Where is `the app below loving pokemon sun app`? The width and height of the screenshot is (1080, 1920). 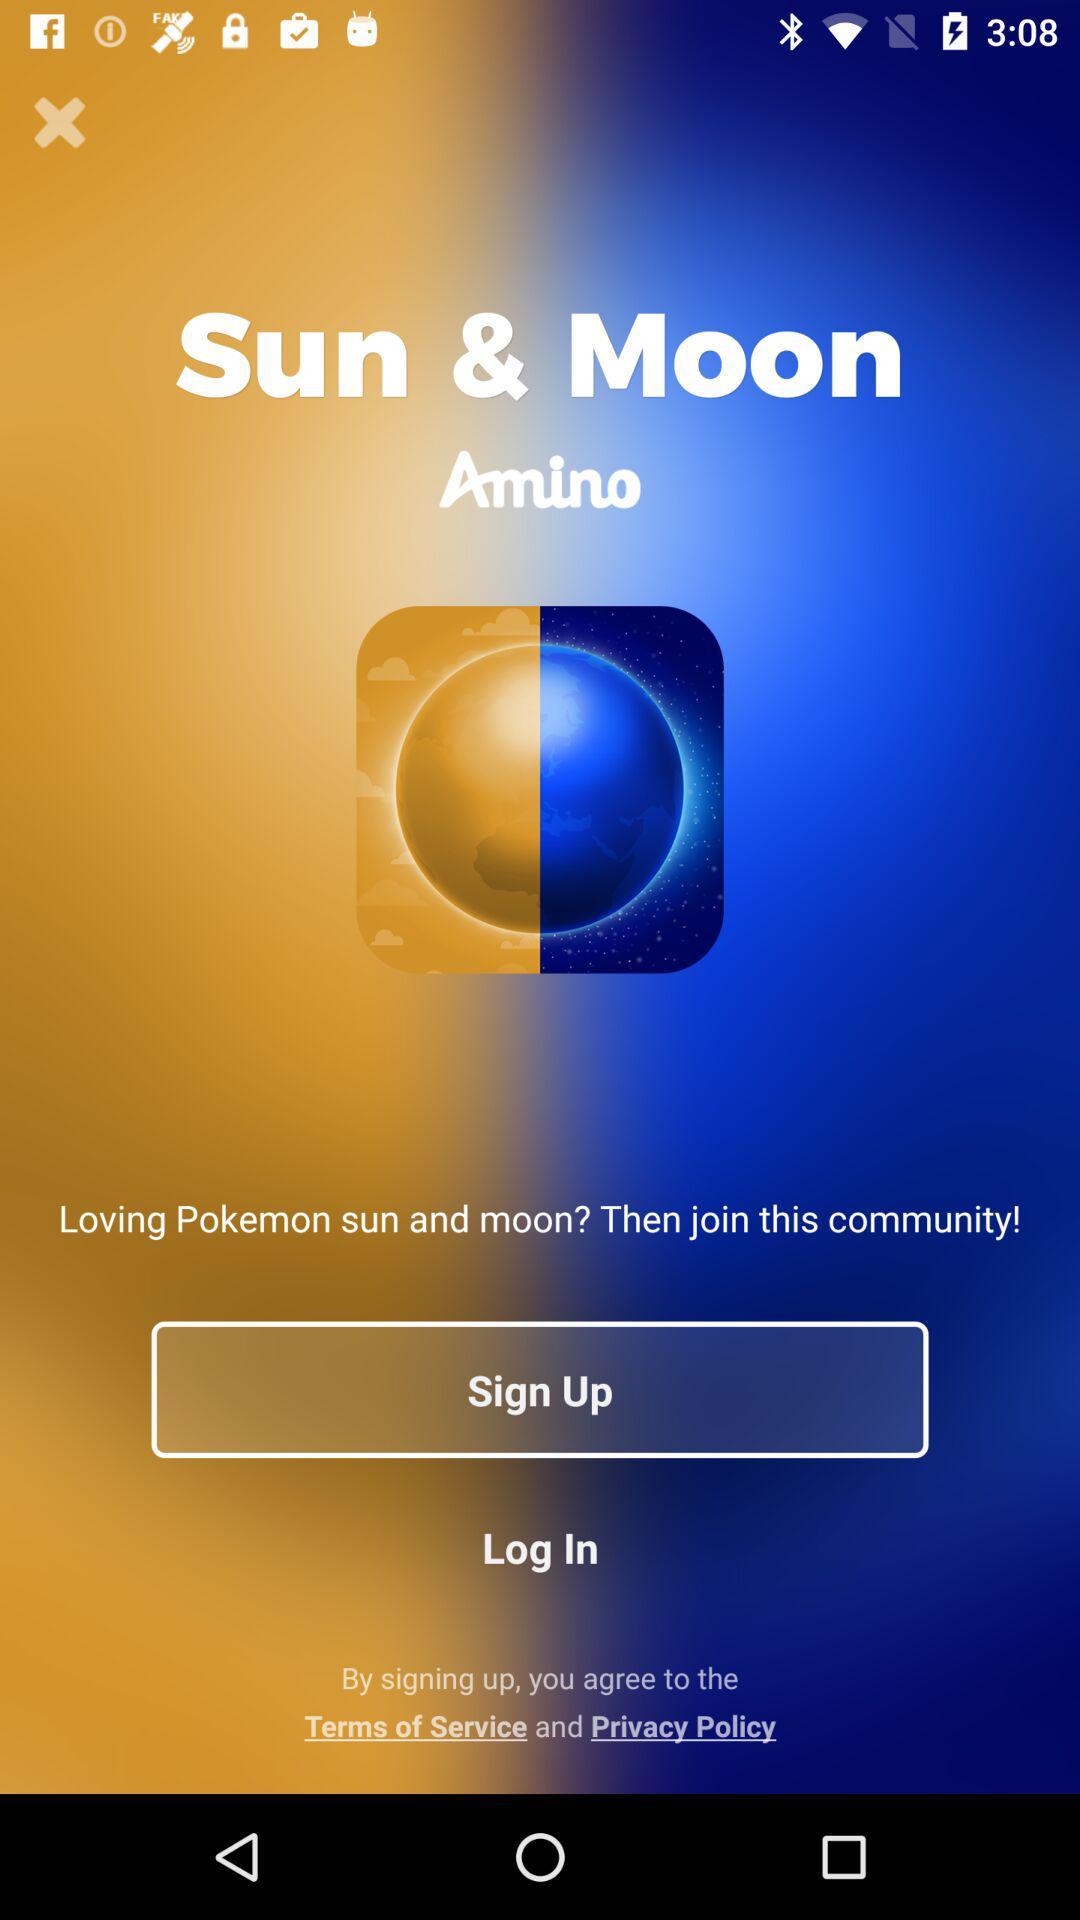
the app below loving pokemon sun app is located at coordinates (540, 1388).